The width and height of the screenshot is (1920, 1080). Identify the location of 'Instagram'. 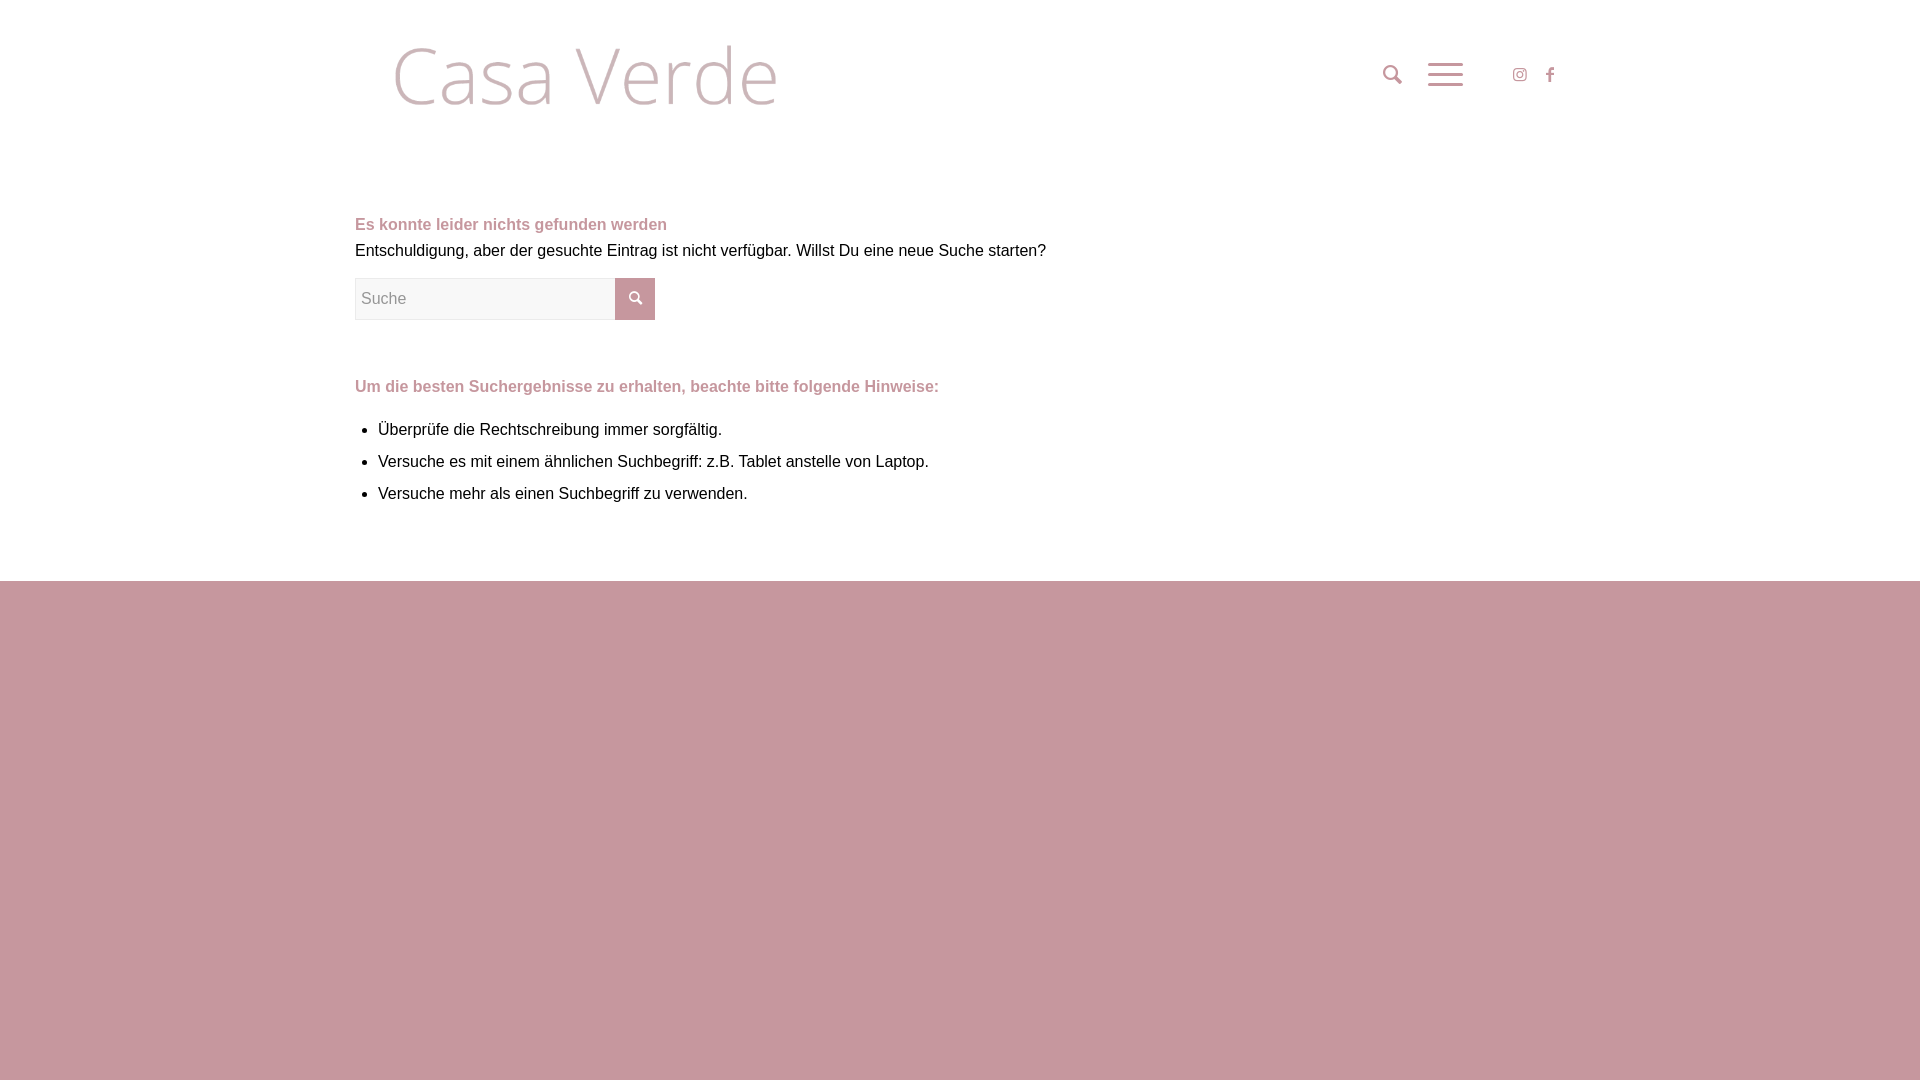
(1520, 72).